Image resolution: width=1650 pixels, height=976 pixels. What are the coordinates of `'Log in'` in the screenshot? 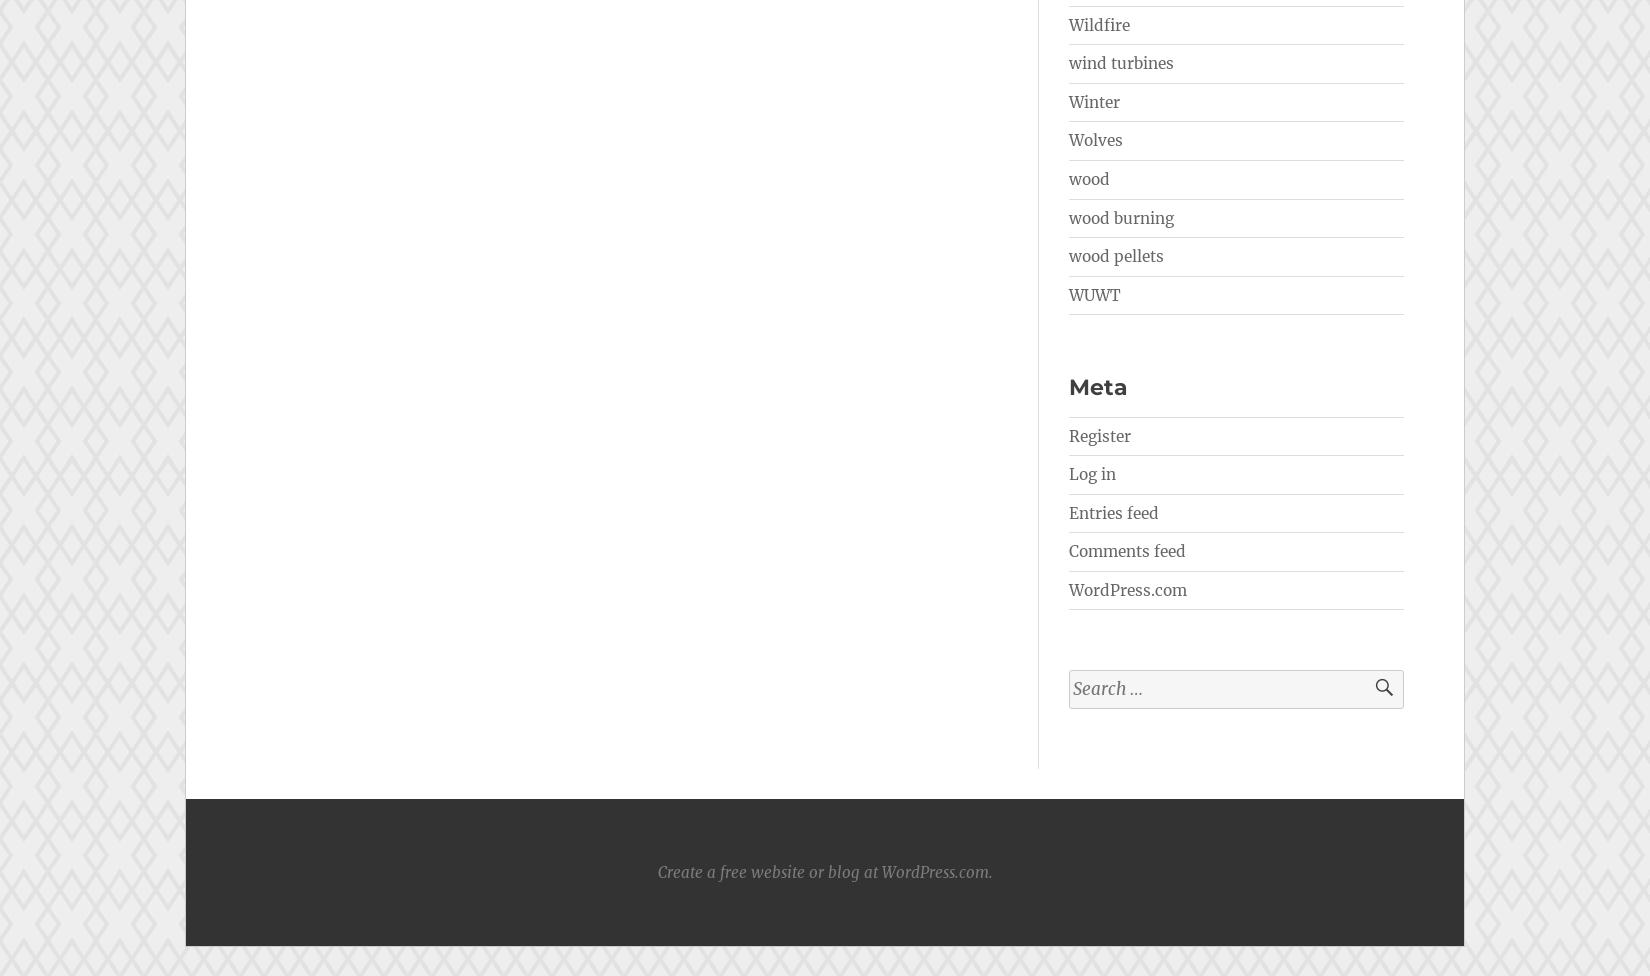 It's located at (1092, 473).